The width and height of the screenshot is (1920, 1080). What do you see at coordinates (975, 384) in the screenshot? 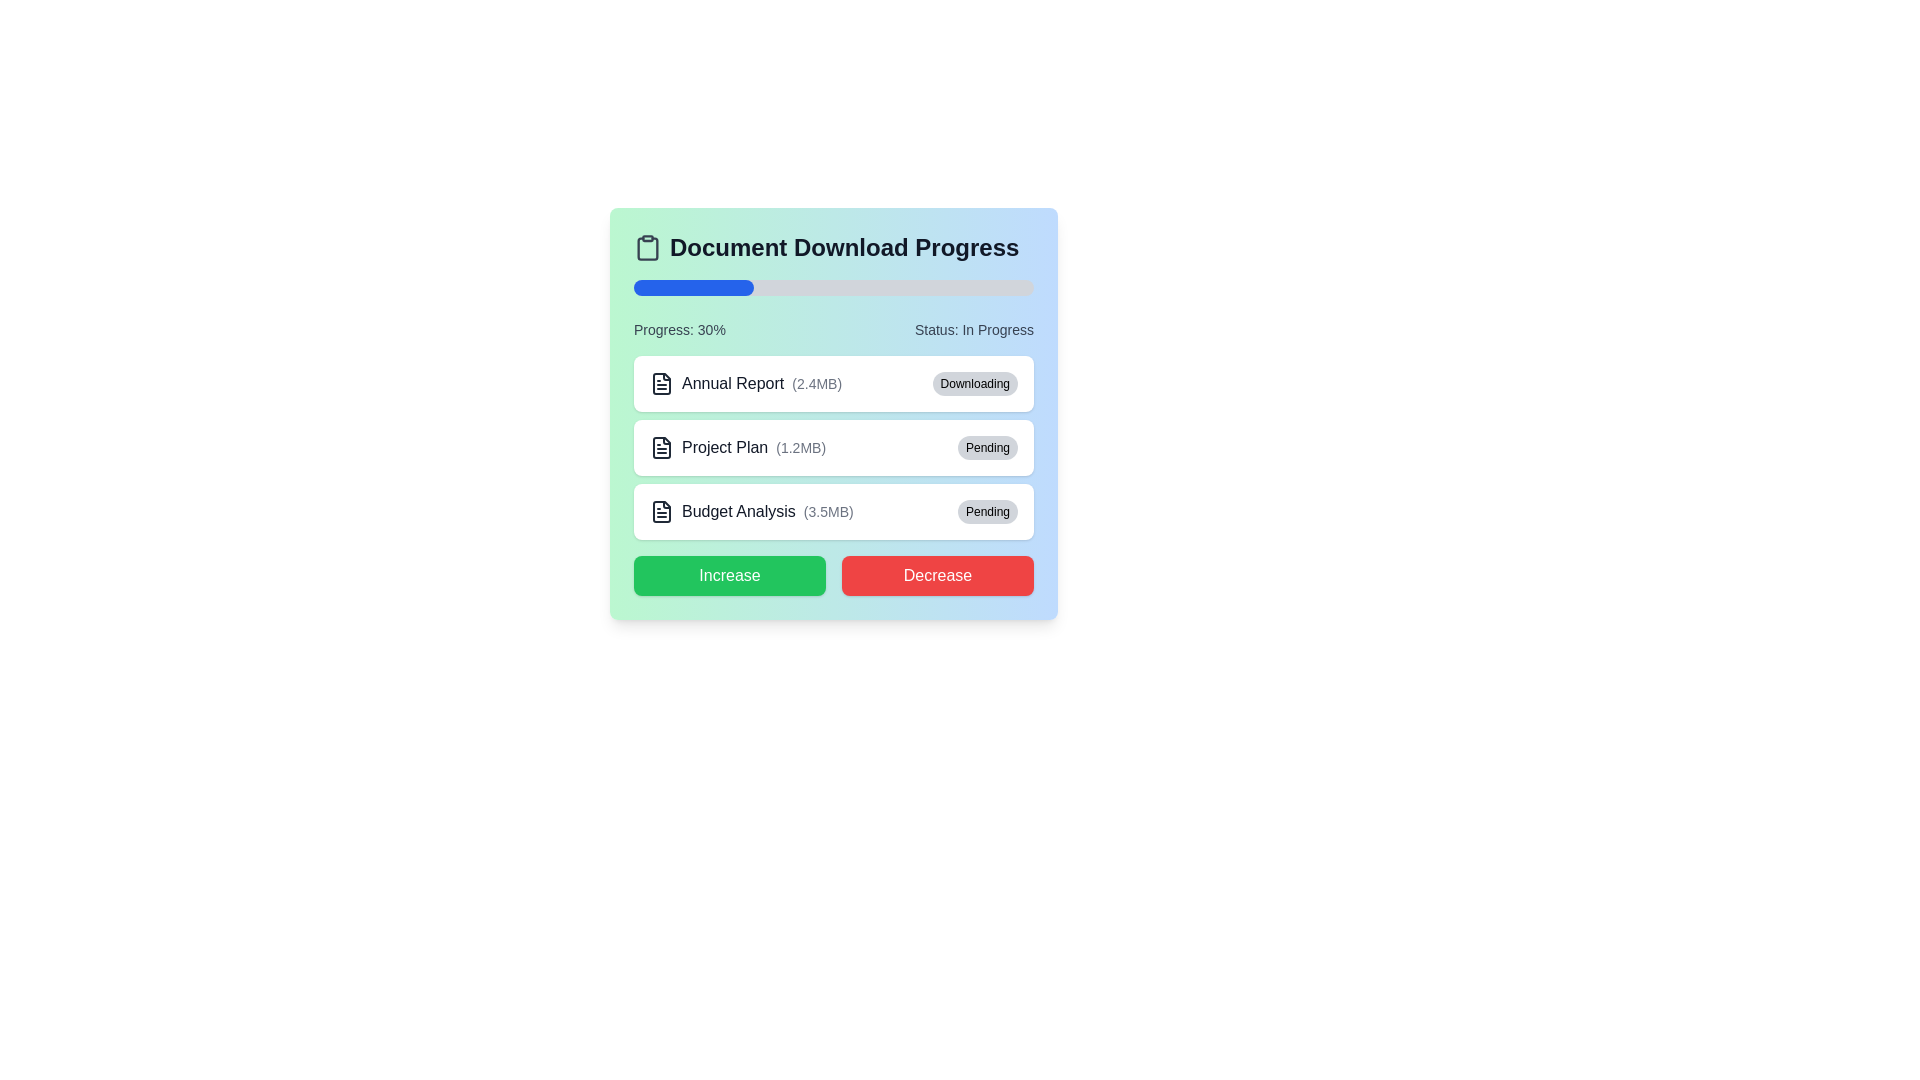
I see `the status indicator label displaying 'Downloading' for the 'Annual Report' file, positioned towards the right edge of its row` at bounding box center [975, 384].